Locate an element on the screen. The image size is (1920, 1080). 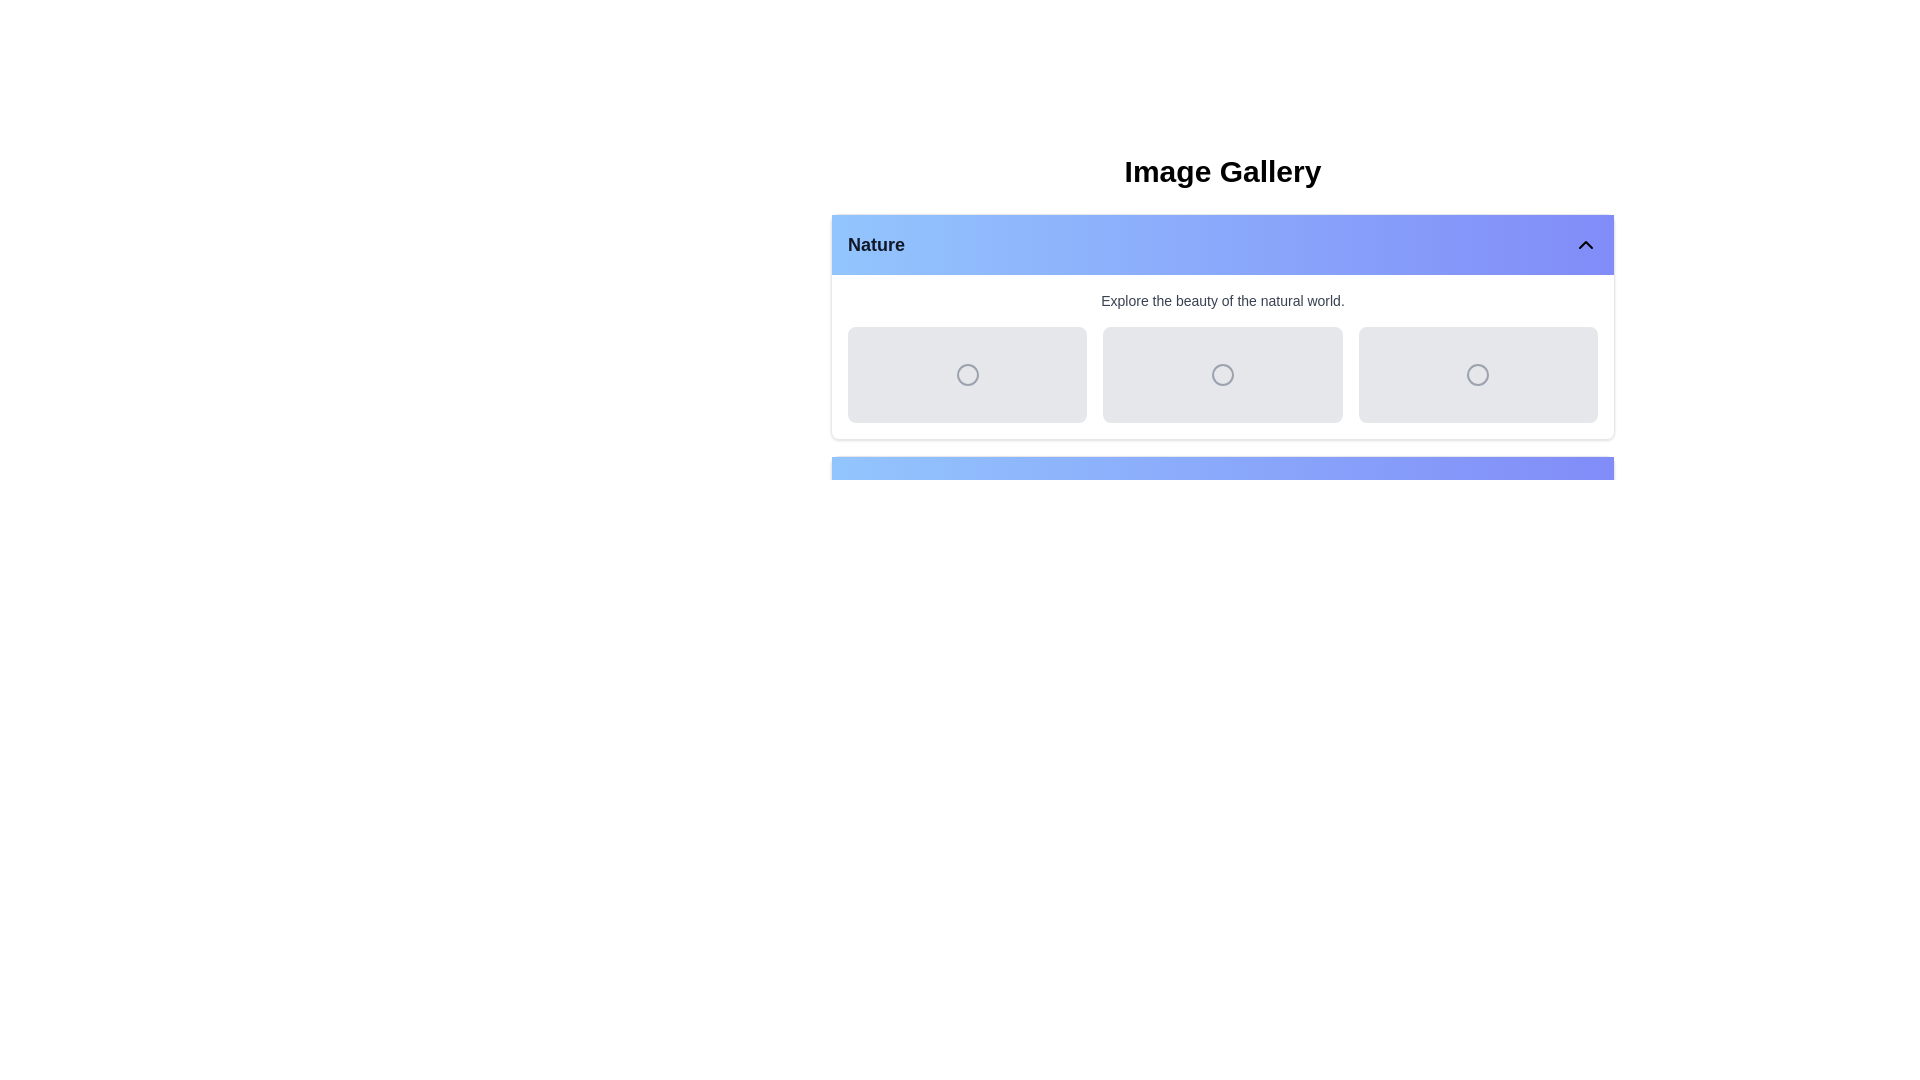
toggle button for the 'Nature' category to collapse it is located at coordinates (1584, 244).